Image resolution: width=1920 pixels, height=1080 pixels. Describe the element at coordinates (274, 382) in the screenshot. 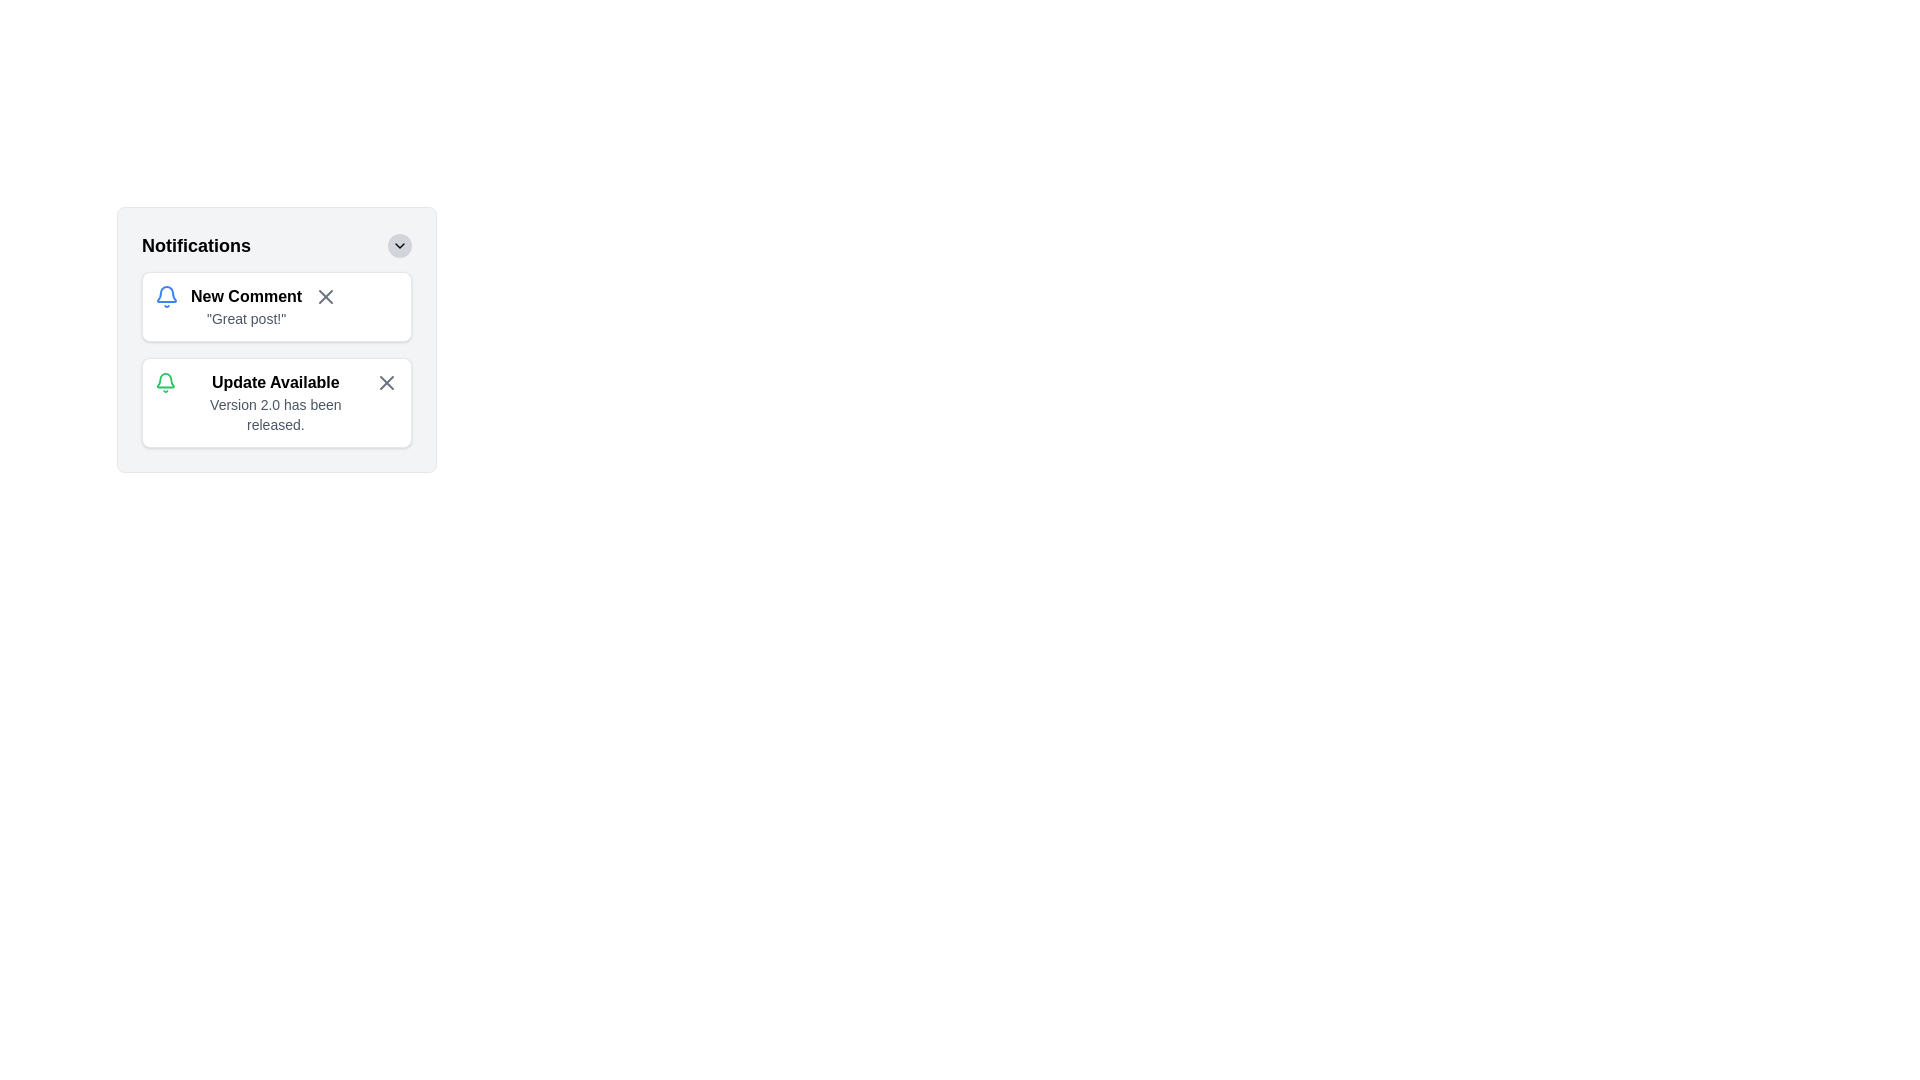

I see `bold text 'Update Available' located at the top of the notification card, which is visually distinctive and positioned above the smaller text 'Version 2.0 has been released.'` at that location.